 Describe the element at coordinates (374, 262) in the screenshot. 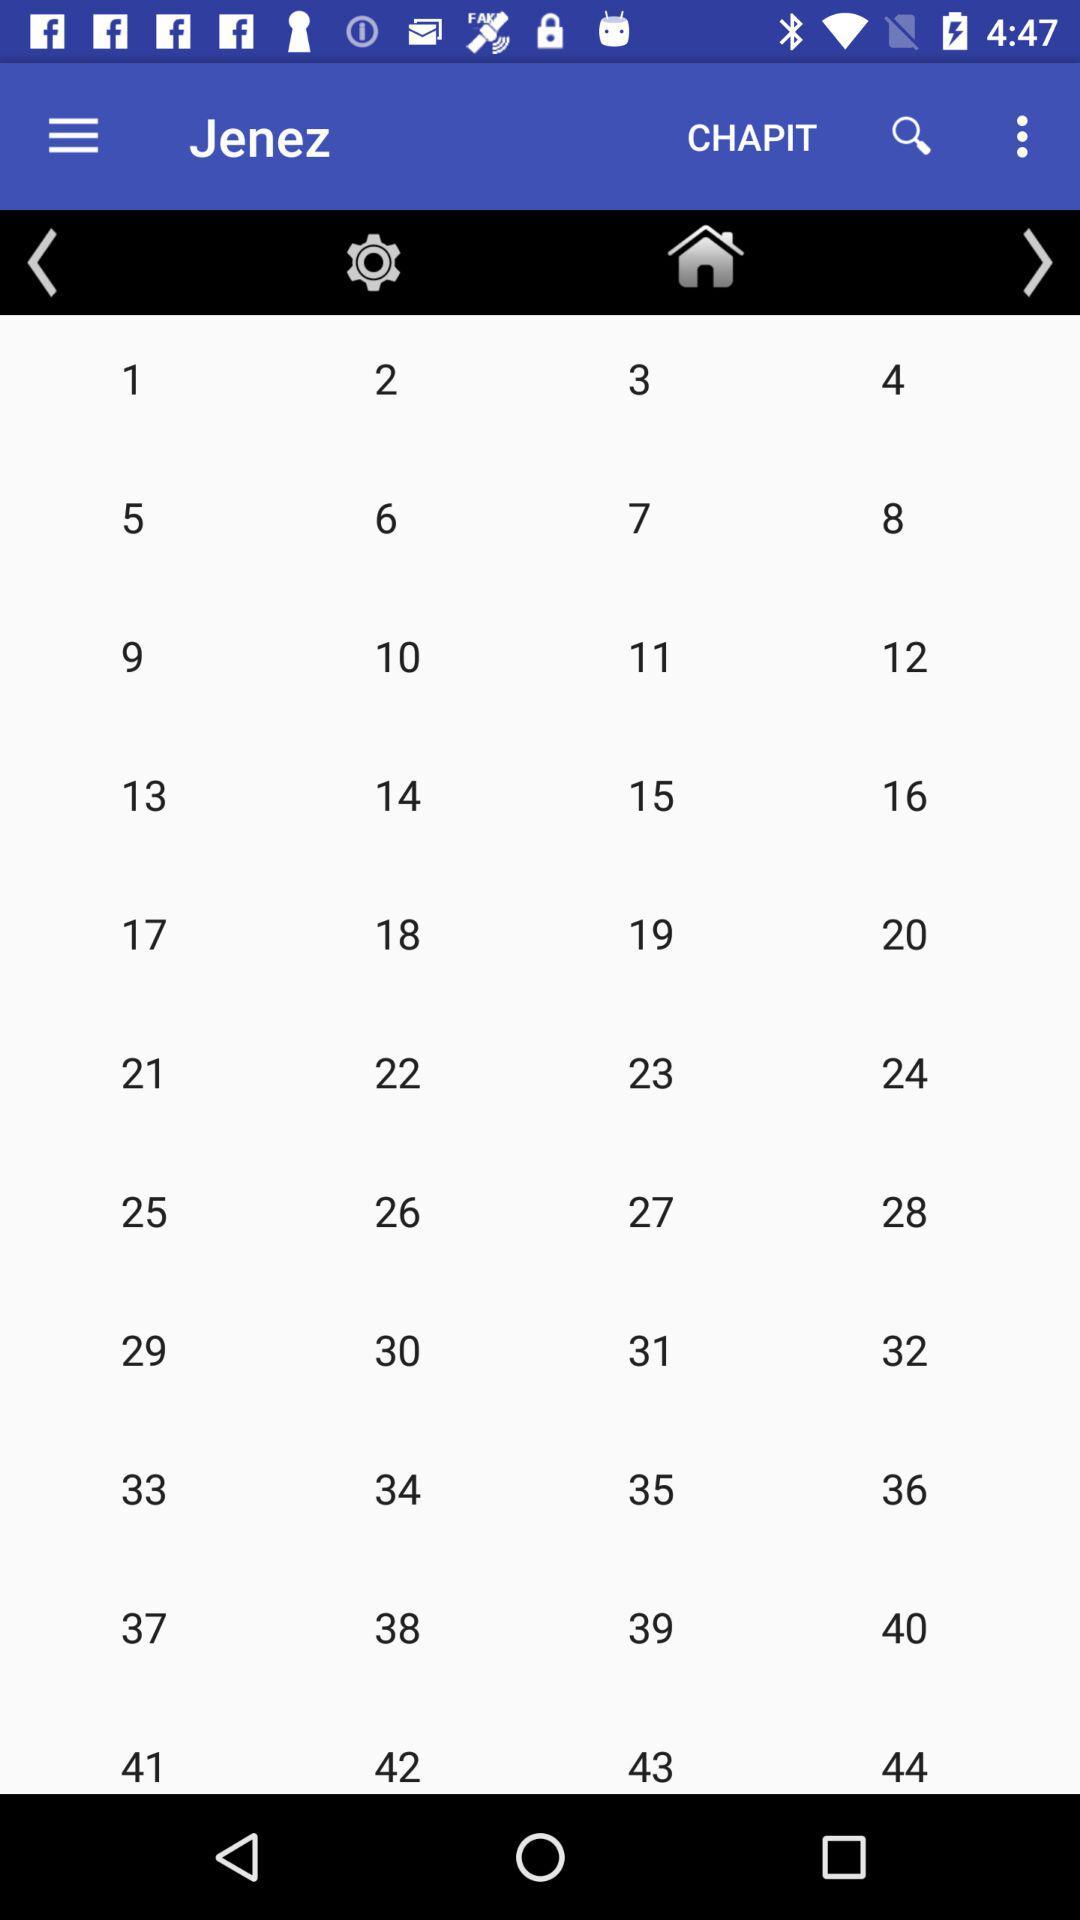

I see `the settings button in the page` at that location.